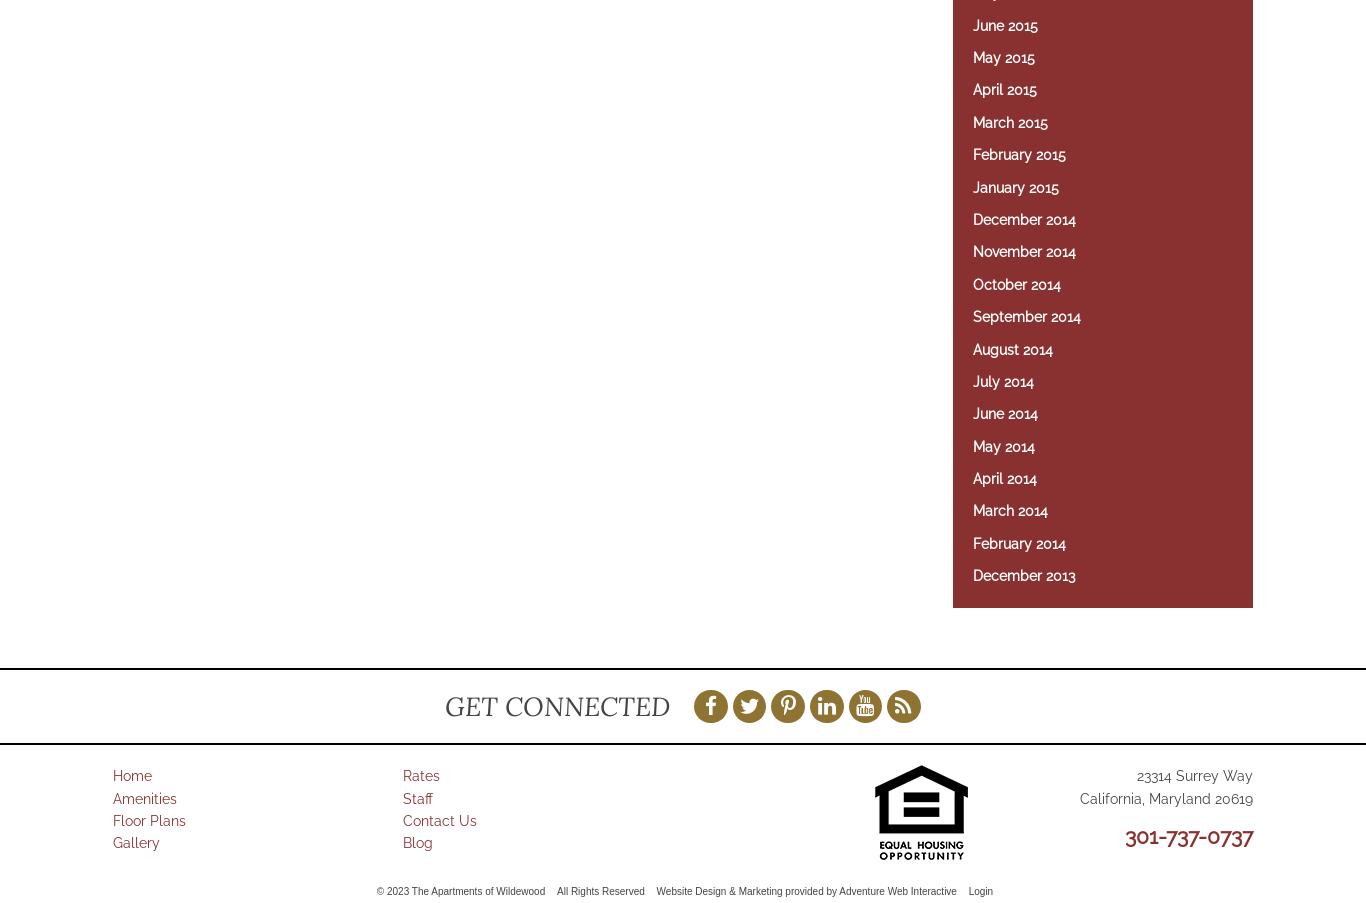 The image size is (1366, 903). I want to click on 'June 2014', so click(1005, 413).